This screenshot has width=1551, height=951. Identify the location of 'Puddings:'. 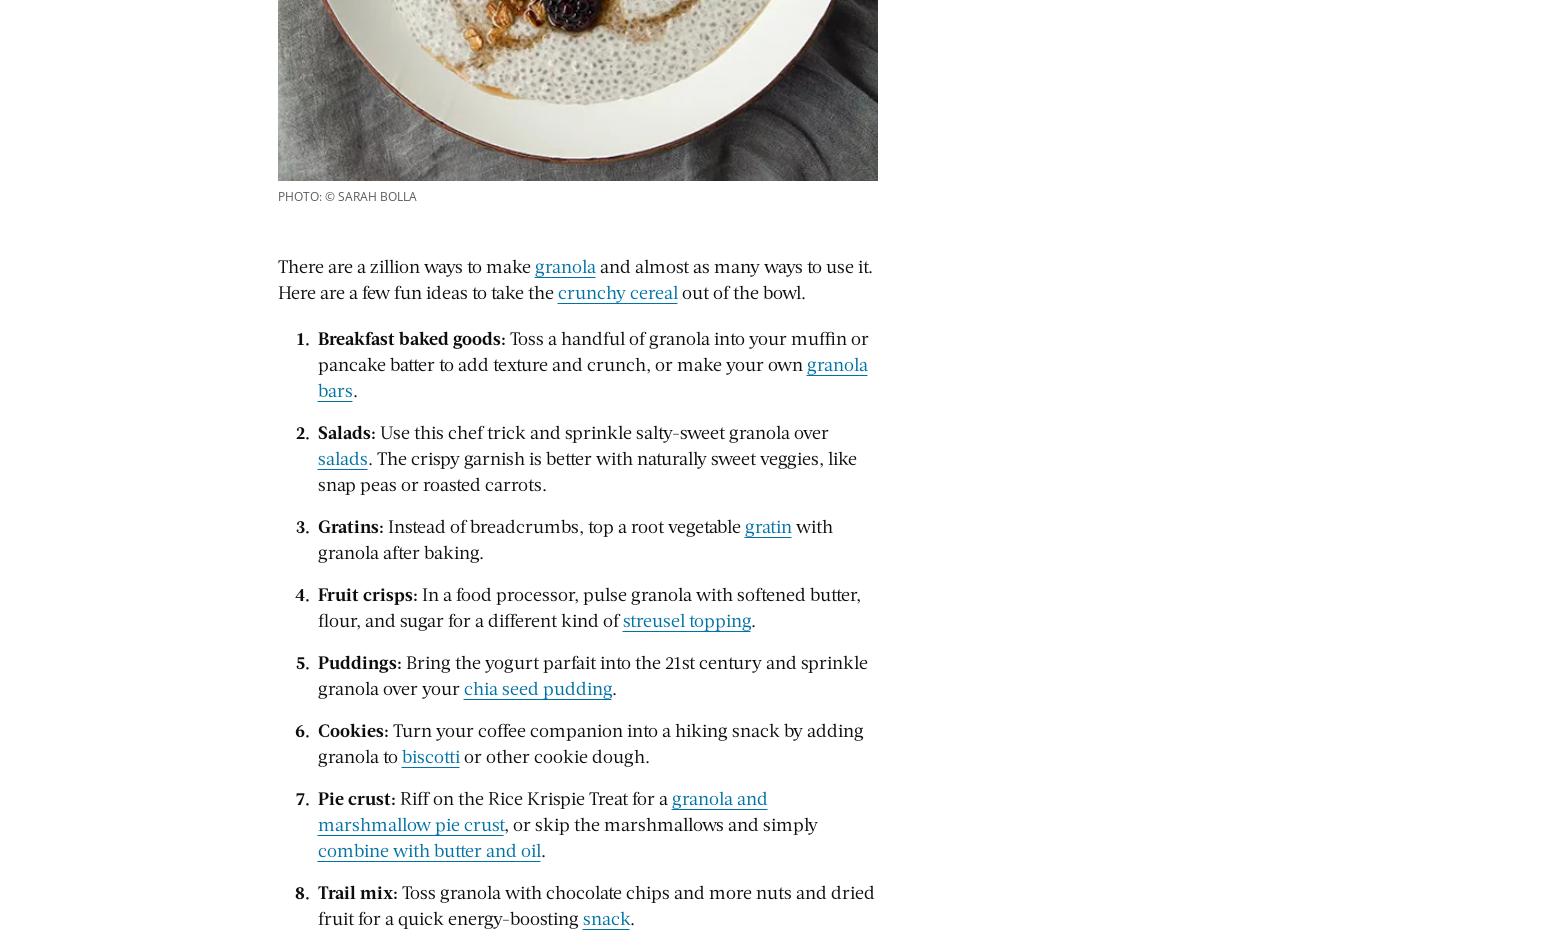
(359, 660).